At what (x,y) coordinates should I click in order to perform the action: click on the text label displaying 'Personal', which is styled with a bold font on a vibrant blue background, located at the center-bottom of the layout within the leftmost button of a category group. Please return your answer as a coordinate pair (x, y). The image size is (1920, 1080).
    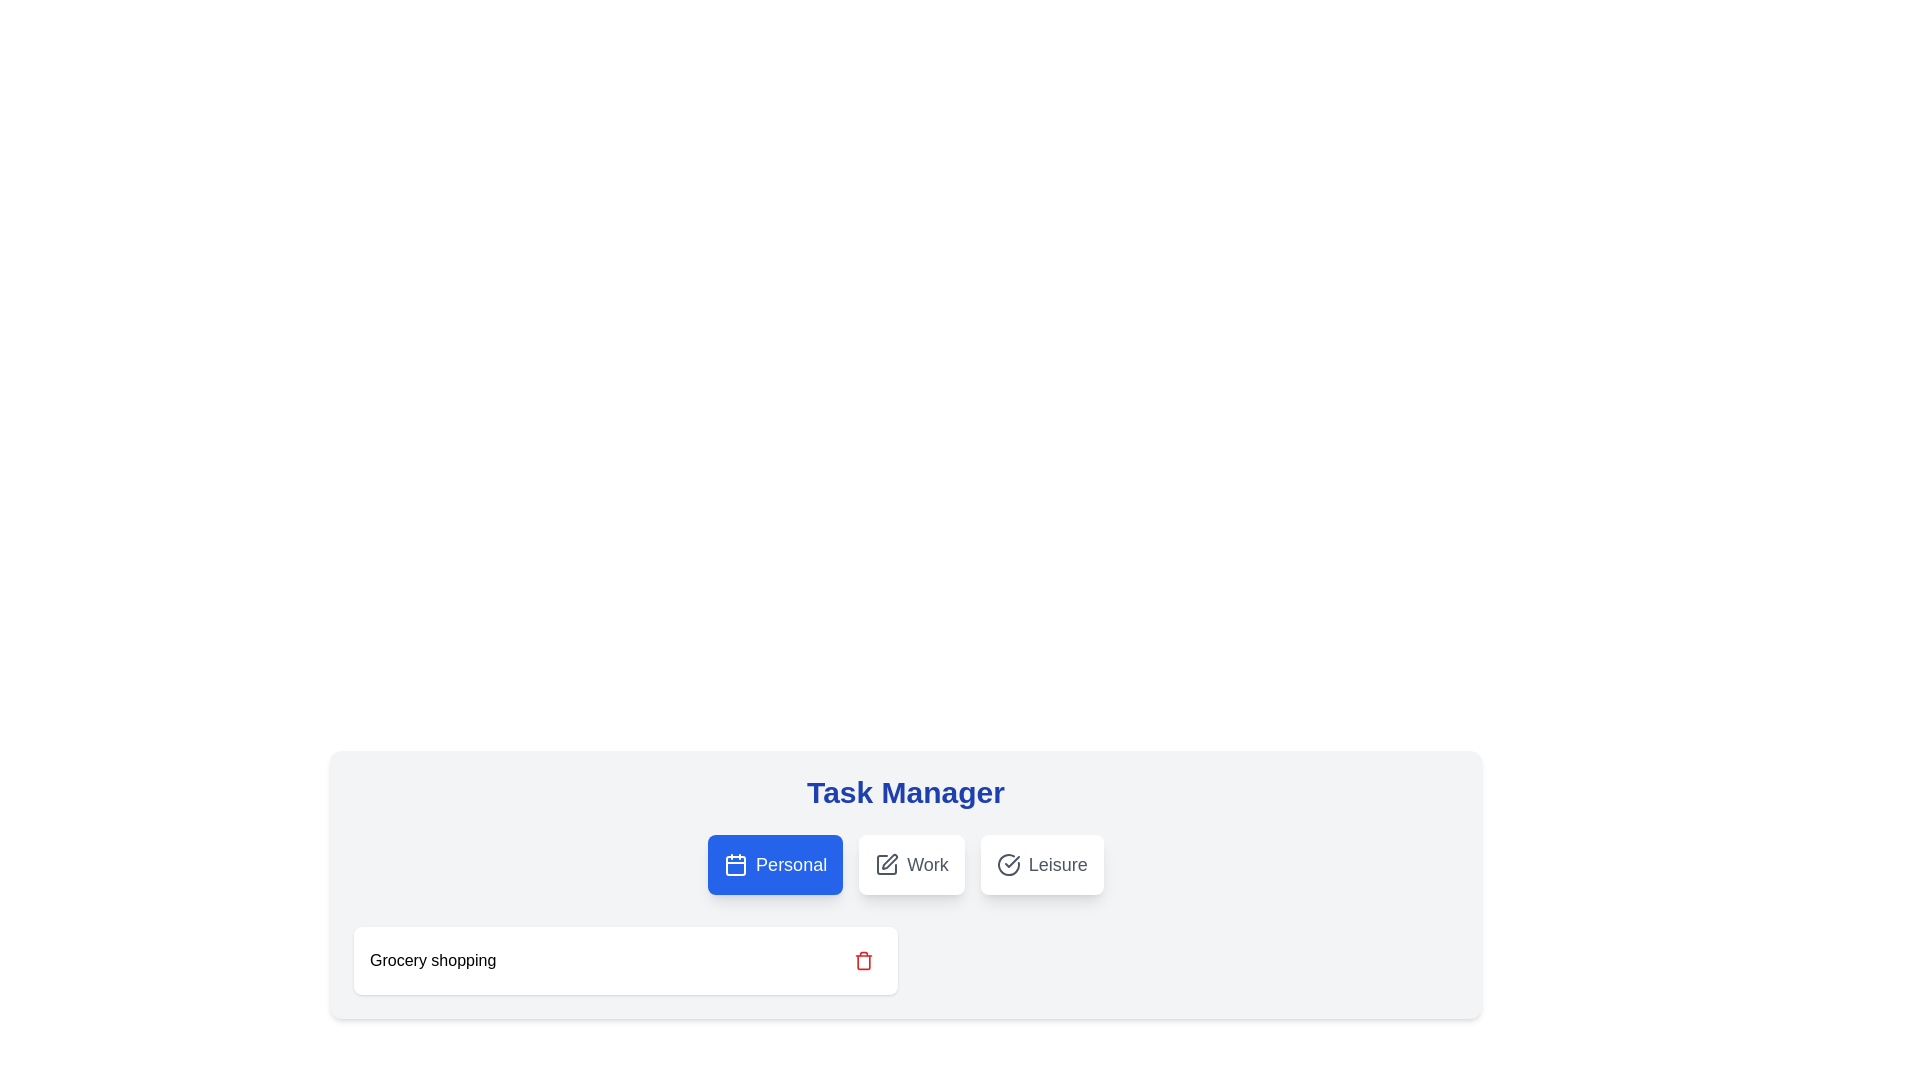
    Looking at the image, I should click on (790, 863).